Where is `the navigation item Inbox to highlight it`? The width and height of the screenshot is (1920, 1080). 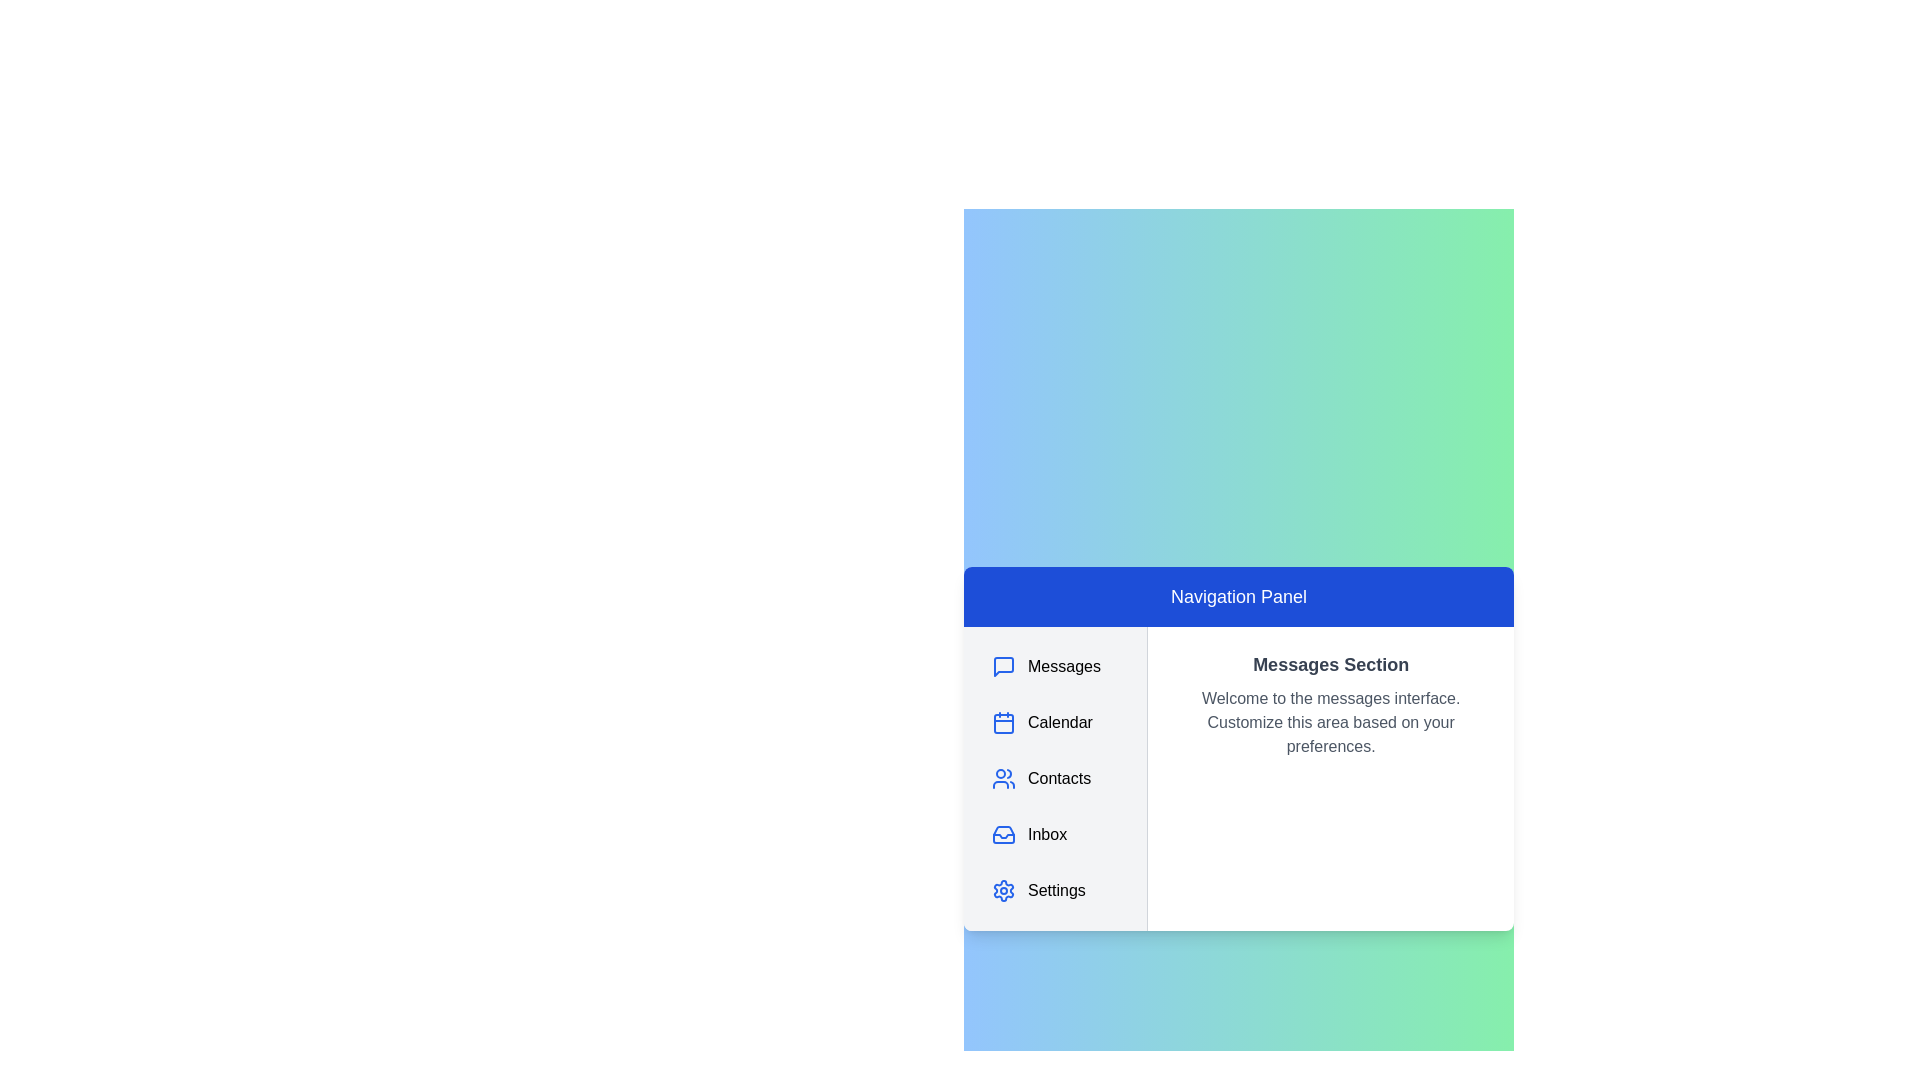
the navigation item Inbox to highlight it is located at coordinates (1054, 834).